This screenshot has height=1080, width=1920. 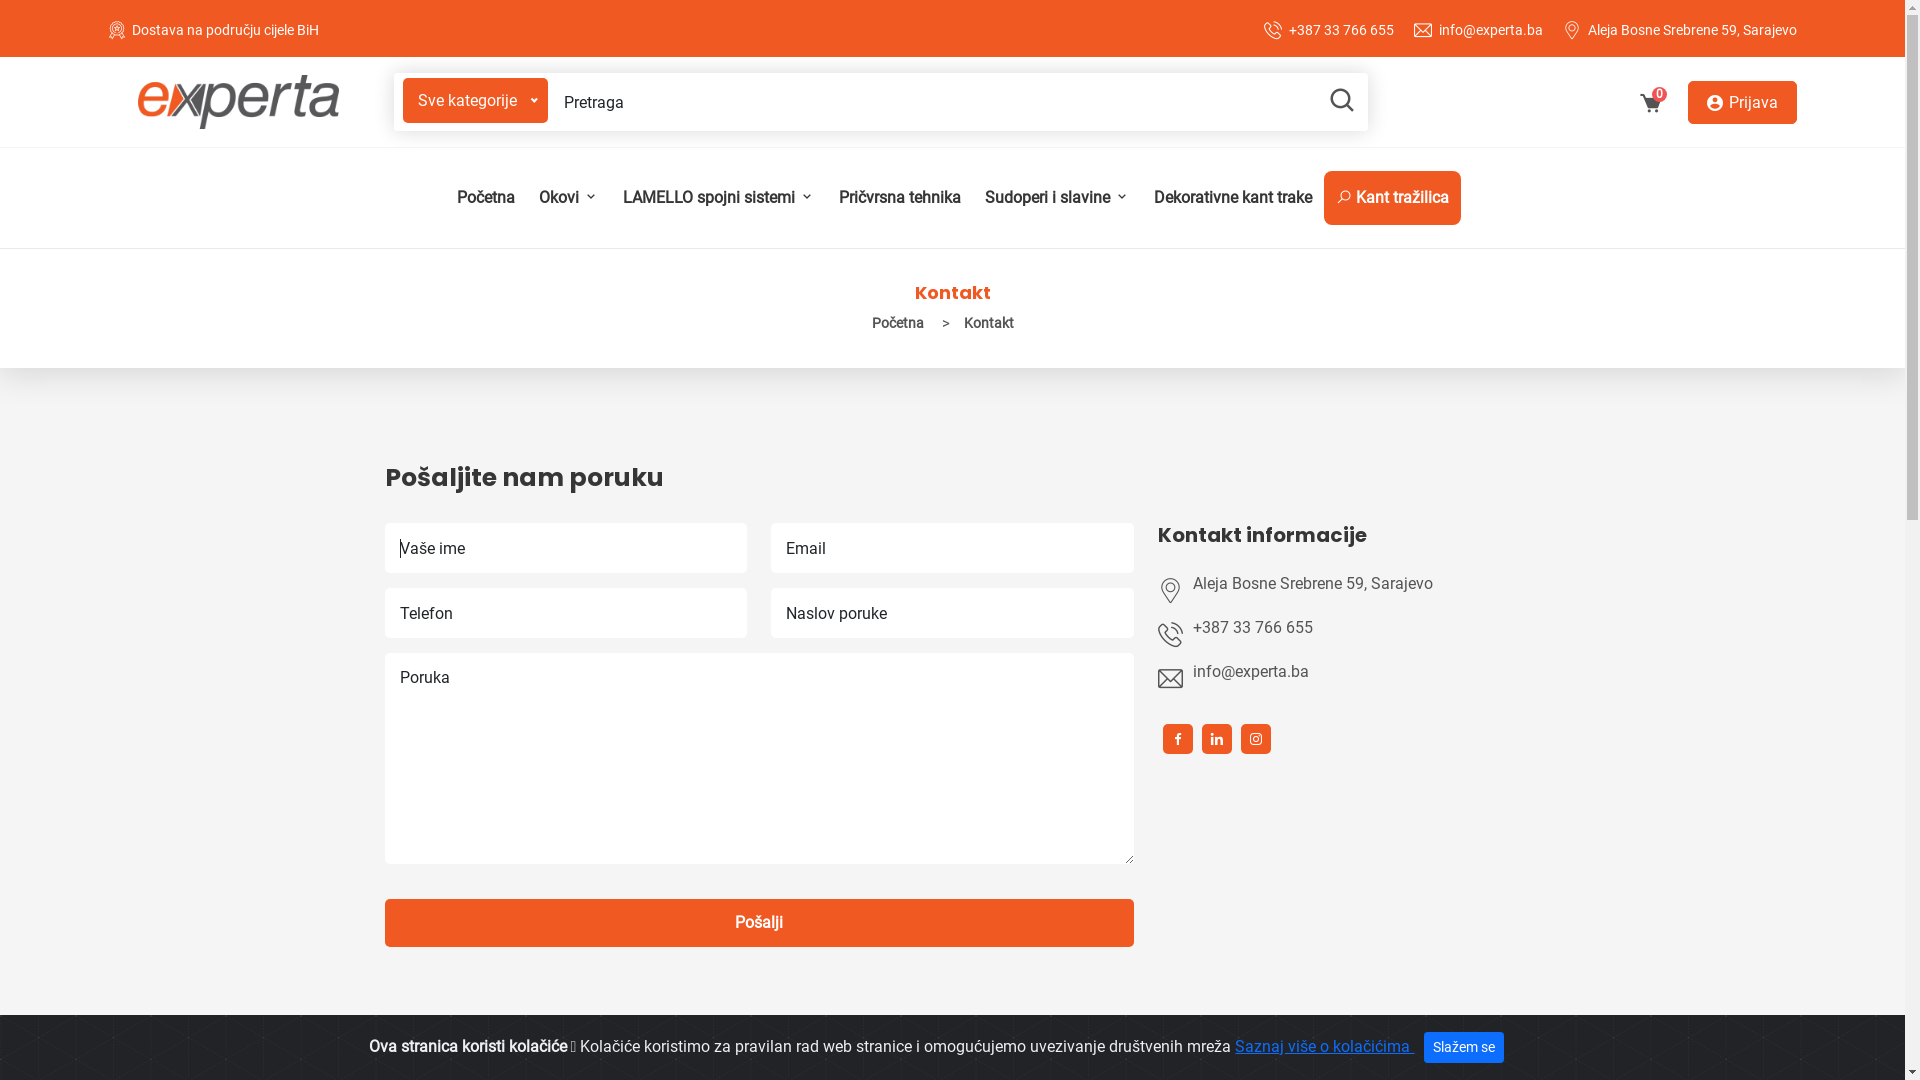 What do you see at coordinates (1348, 671) in the screenshot?
I see `'info@experta.ba'` at bounding box center [1348, 671].